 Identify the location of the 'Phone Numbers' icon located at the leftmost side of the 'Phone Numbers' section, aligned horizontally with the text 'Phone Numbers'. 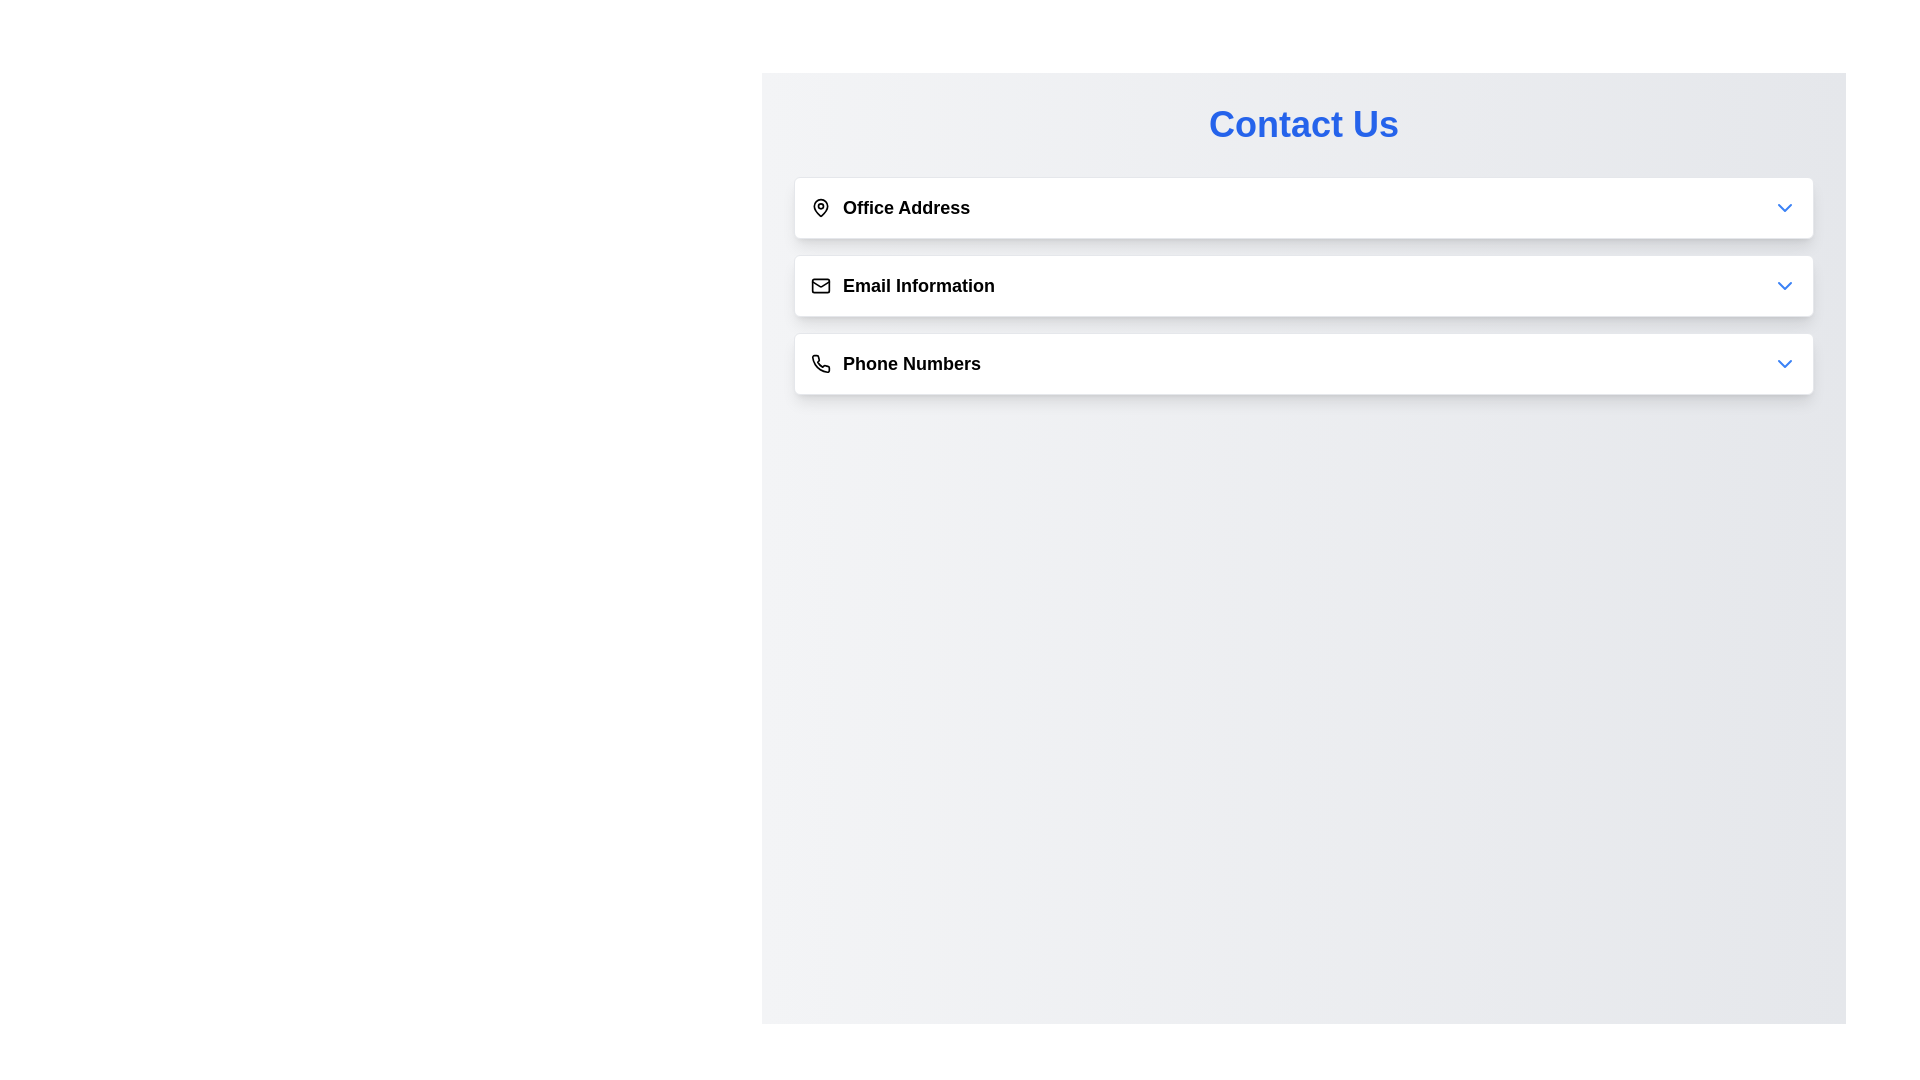
(820, 363).